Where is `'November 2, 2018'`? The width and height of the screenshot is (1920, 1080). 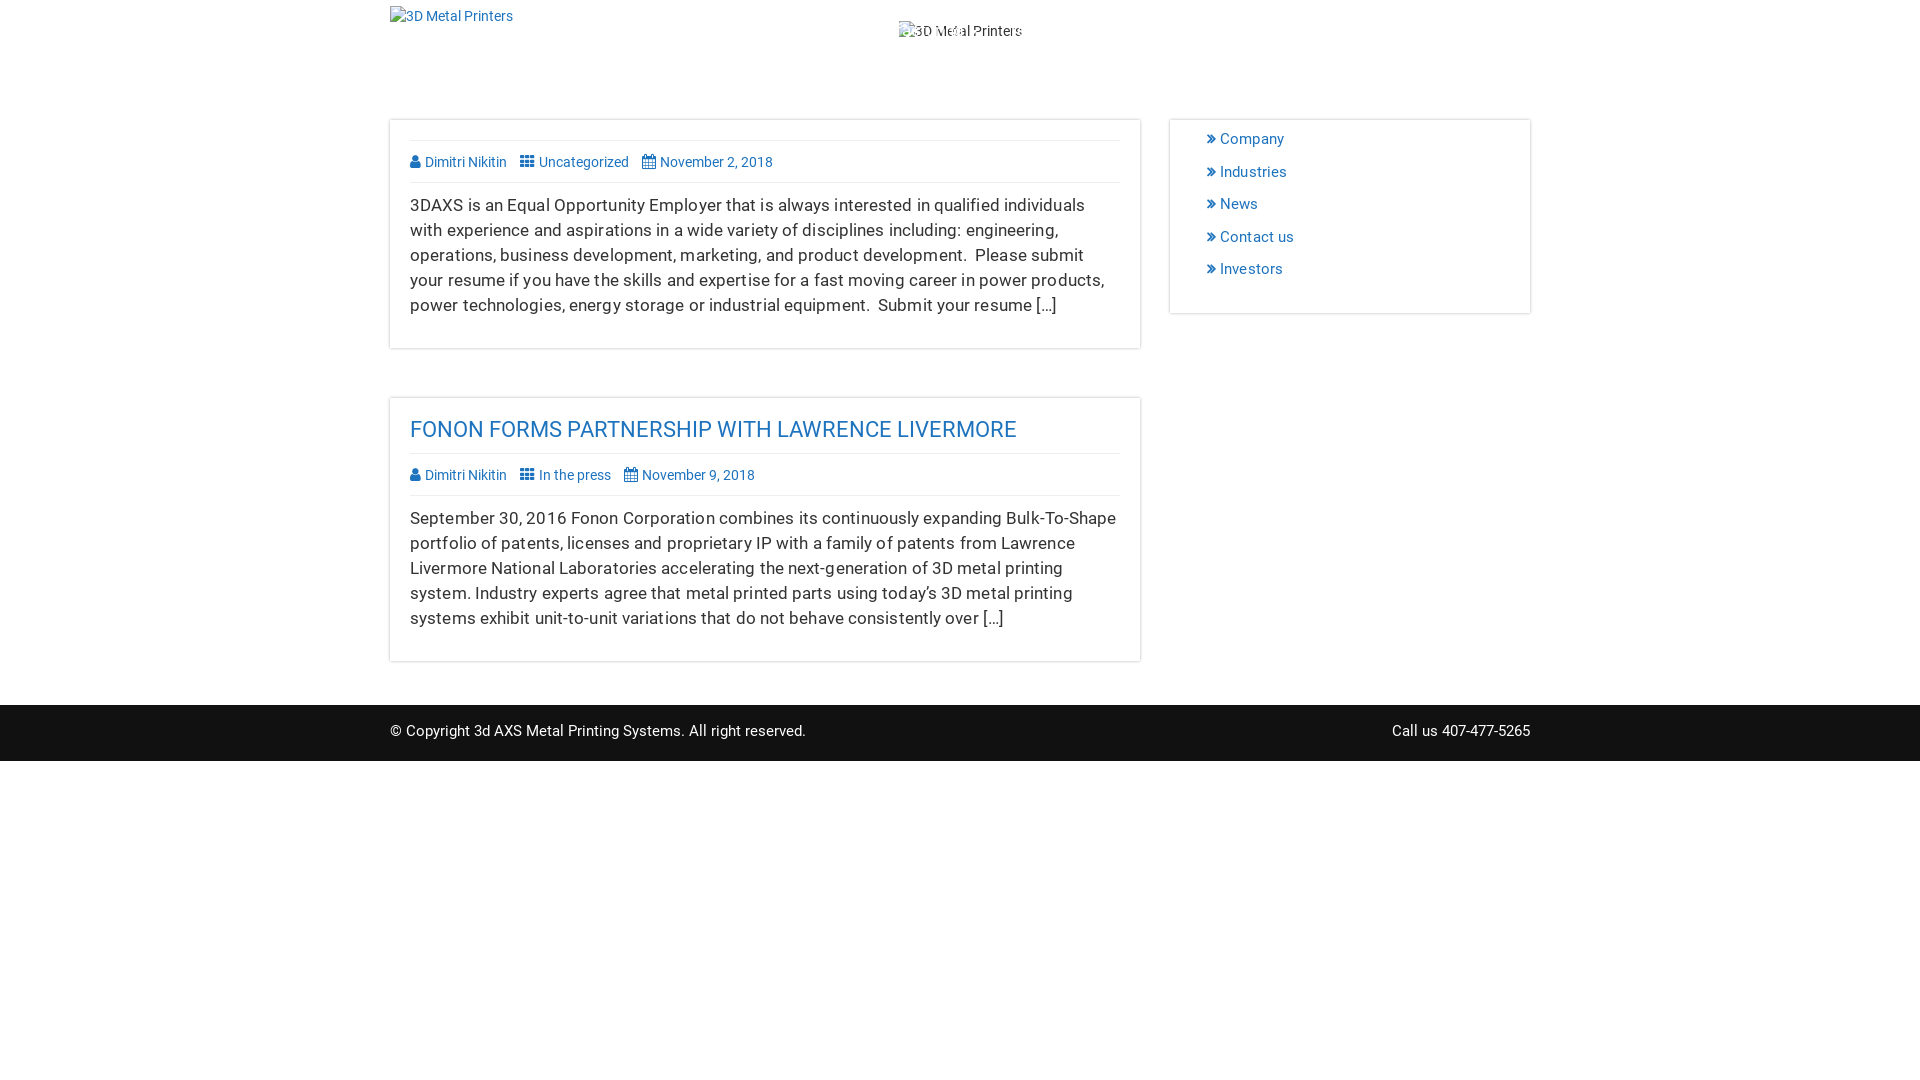 'November 2, 2018' is located at coordinates (712, 161).